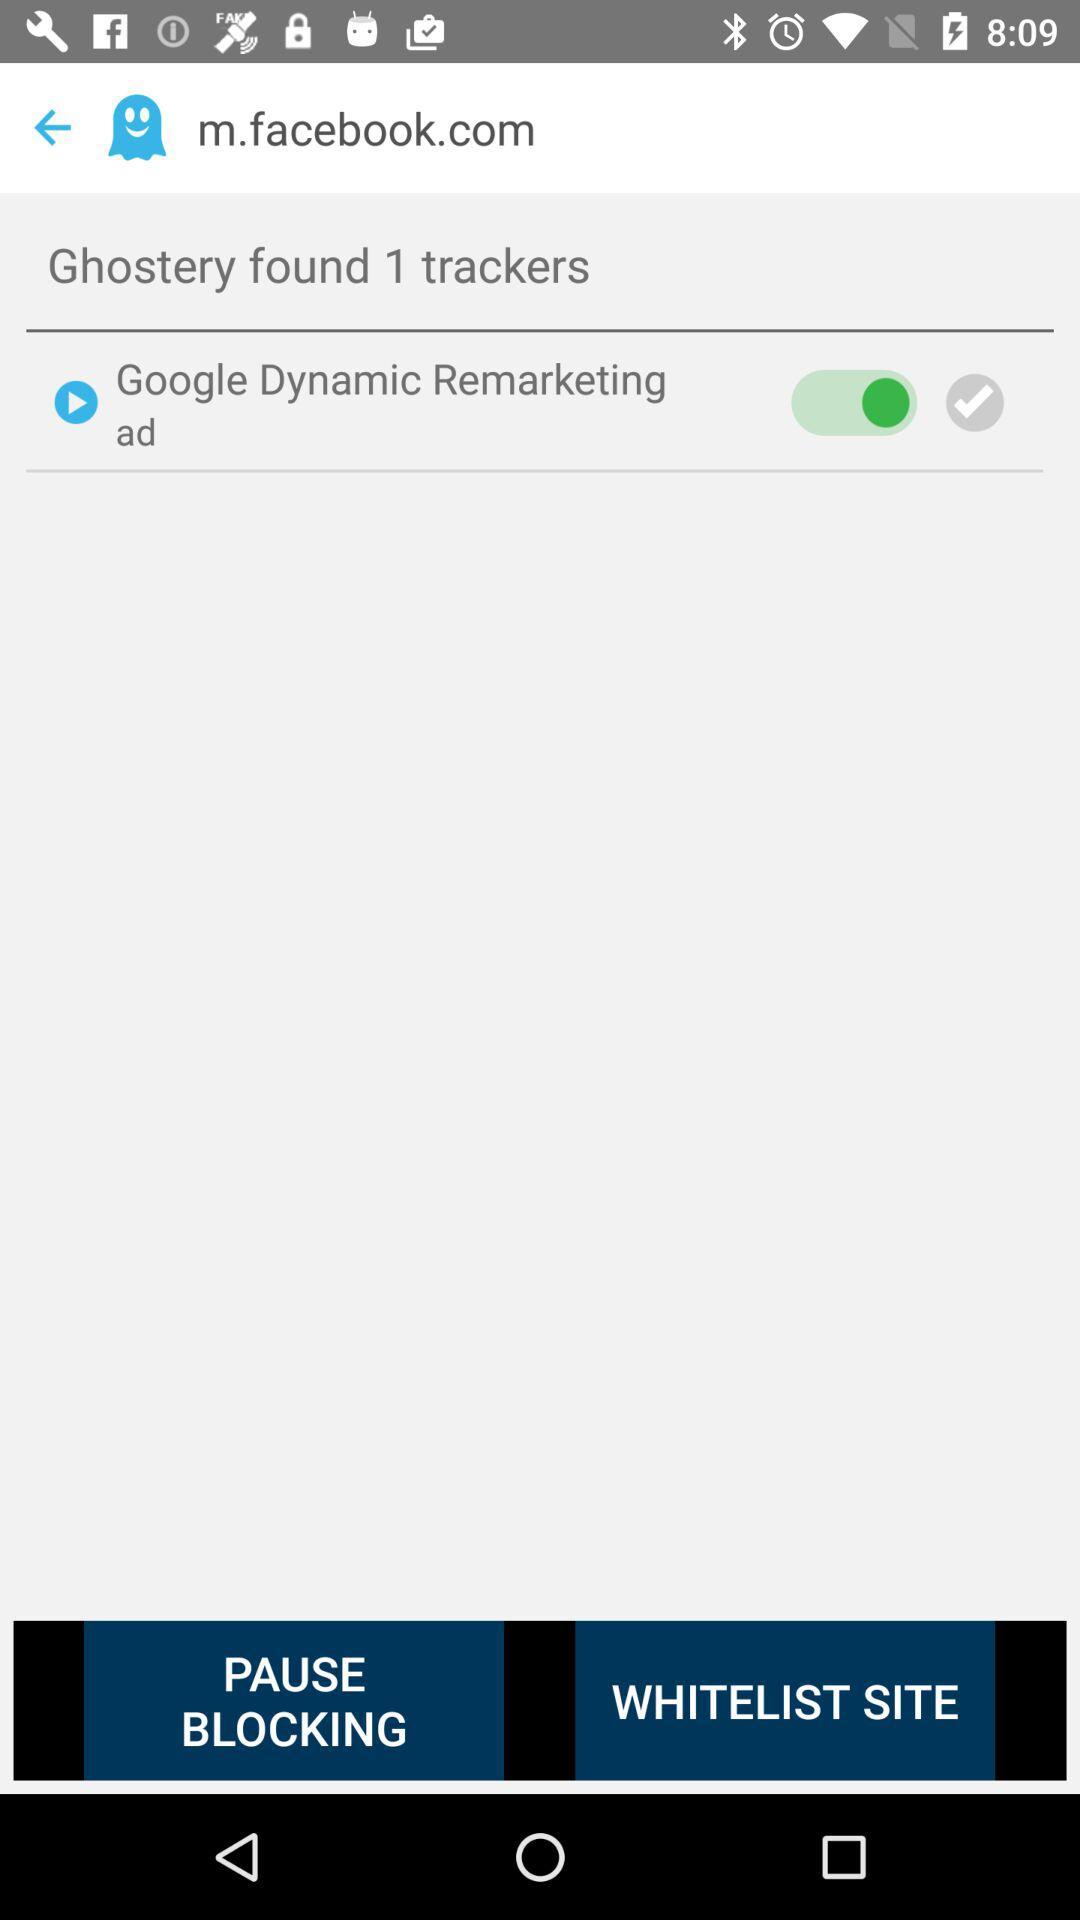 Image resolution: width=1080 pixels, height=1920 pixels. I want to click on the slide button, so click(853, 402).